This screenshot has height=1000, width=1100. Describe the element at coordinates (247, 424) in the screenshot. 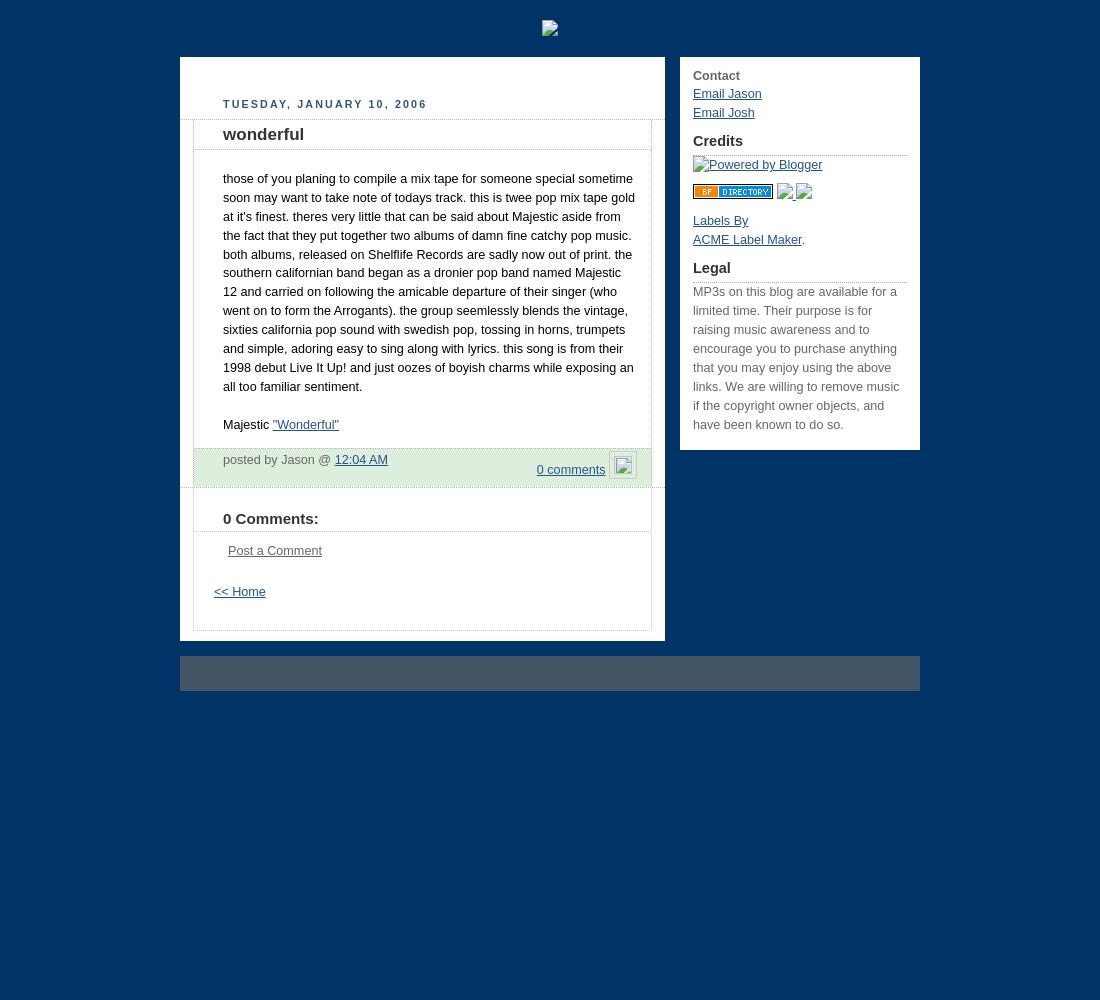

I see `'Majestic'` at that location.